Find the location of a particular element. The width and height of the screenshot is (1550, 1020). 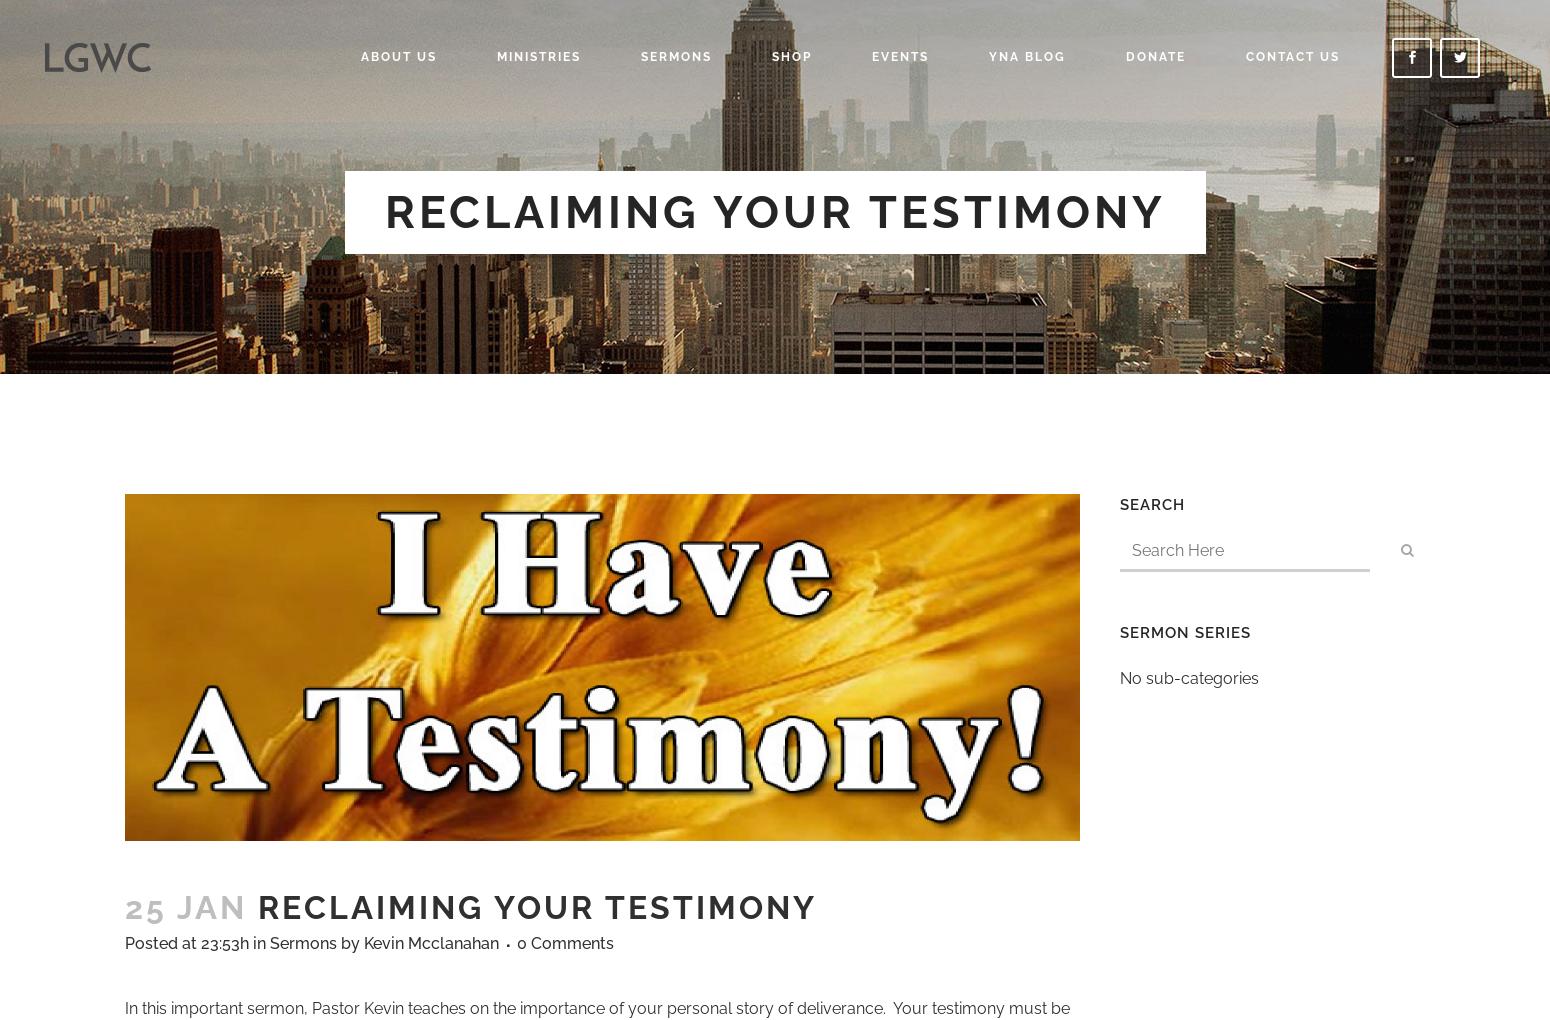

'Posted at 23:53h' is located at coordinates (185, 942).